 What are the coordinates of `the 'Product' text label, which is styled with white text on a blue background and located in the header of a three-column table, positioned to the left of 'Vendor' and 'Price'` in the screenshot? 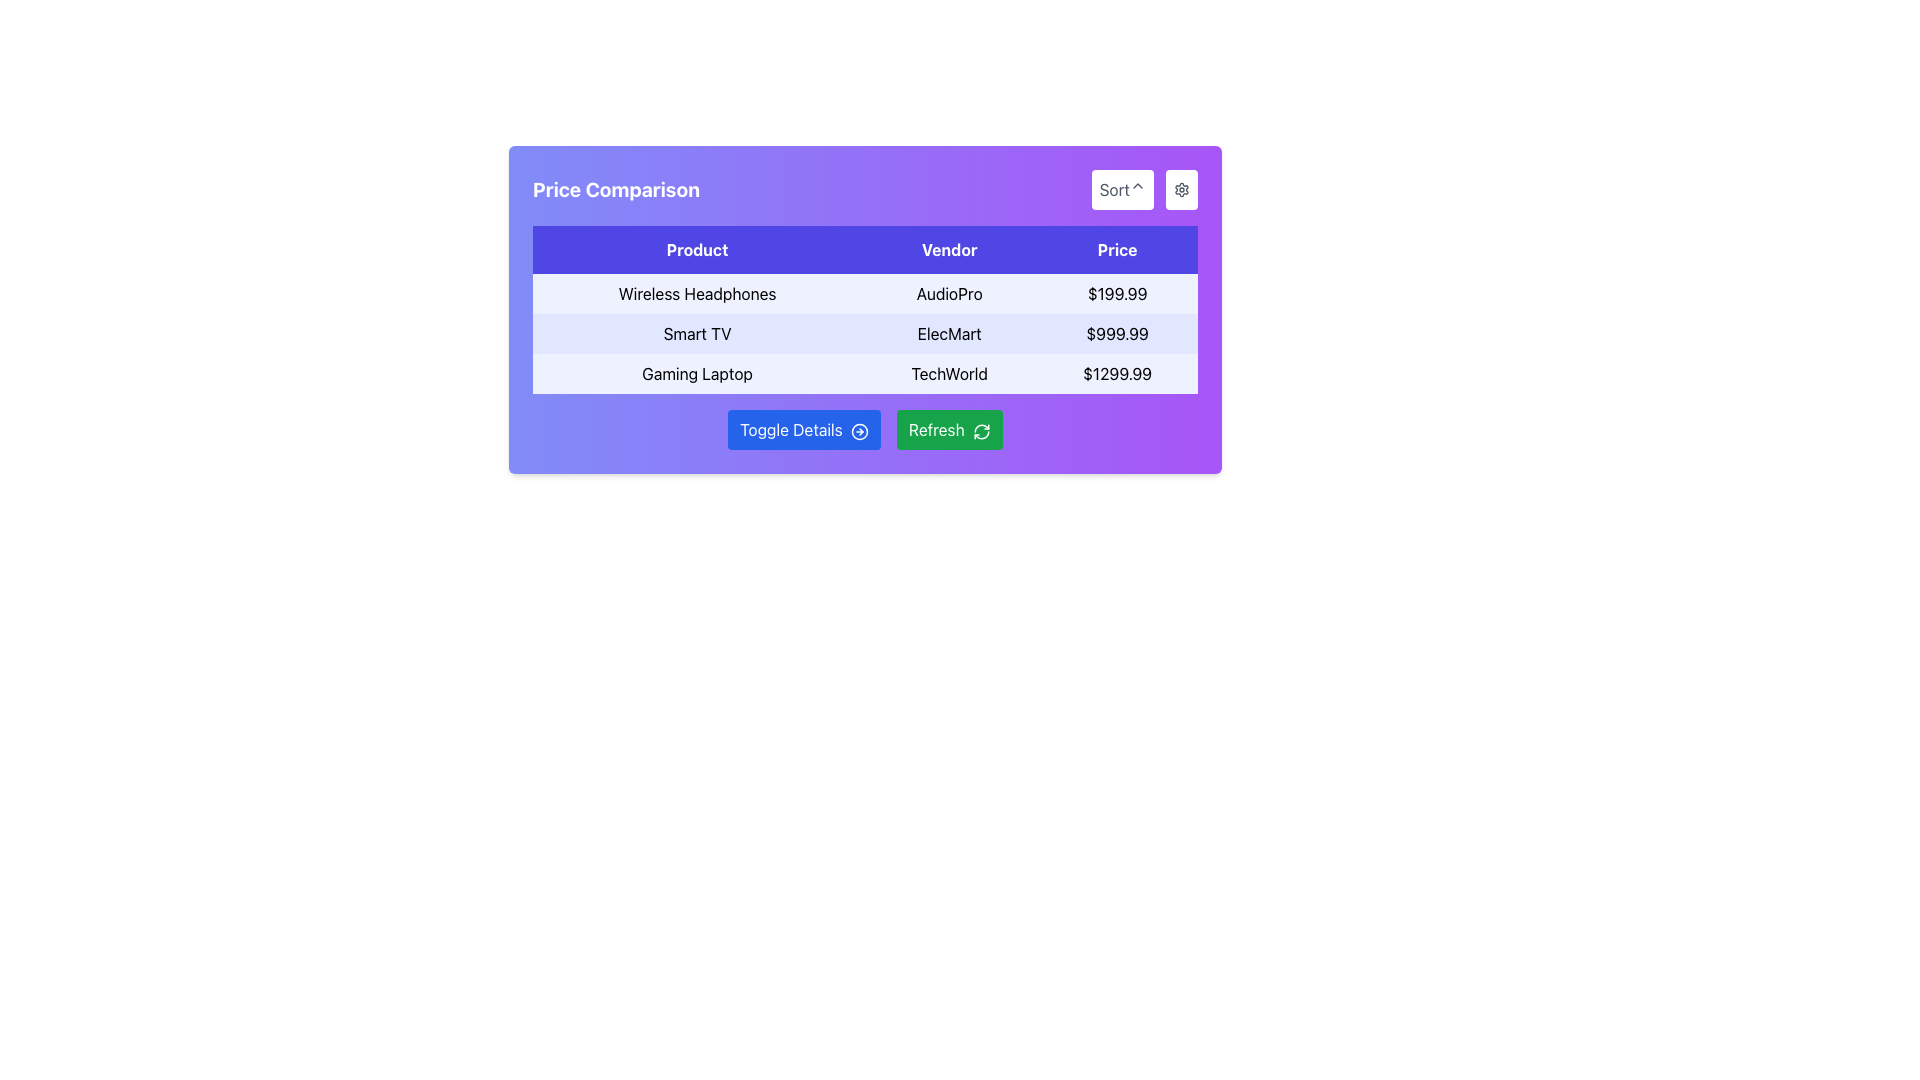 It's located at (697, 249).